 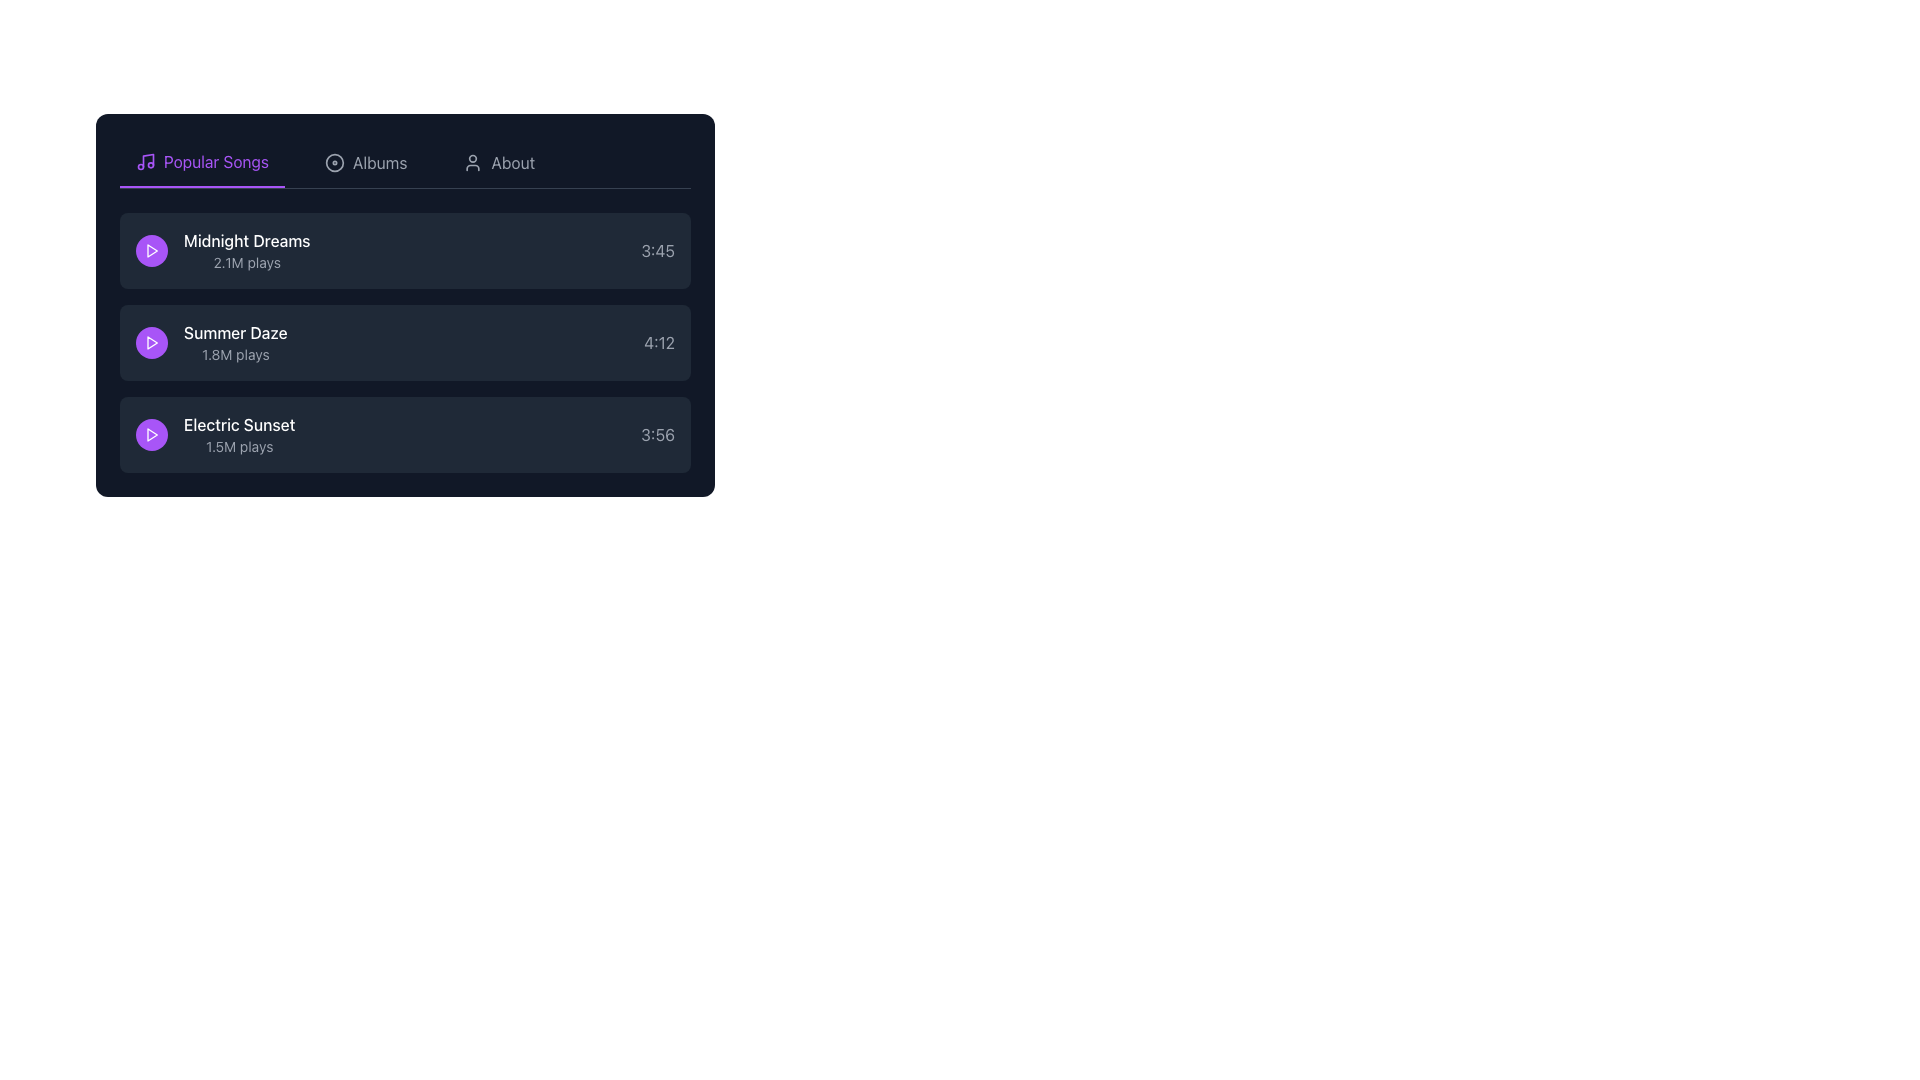 What do you see at coordinates (151, 434) in the screenshot?
I see `the play button for the song 'Electric Sunset'` at bounding box center [151, 434].